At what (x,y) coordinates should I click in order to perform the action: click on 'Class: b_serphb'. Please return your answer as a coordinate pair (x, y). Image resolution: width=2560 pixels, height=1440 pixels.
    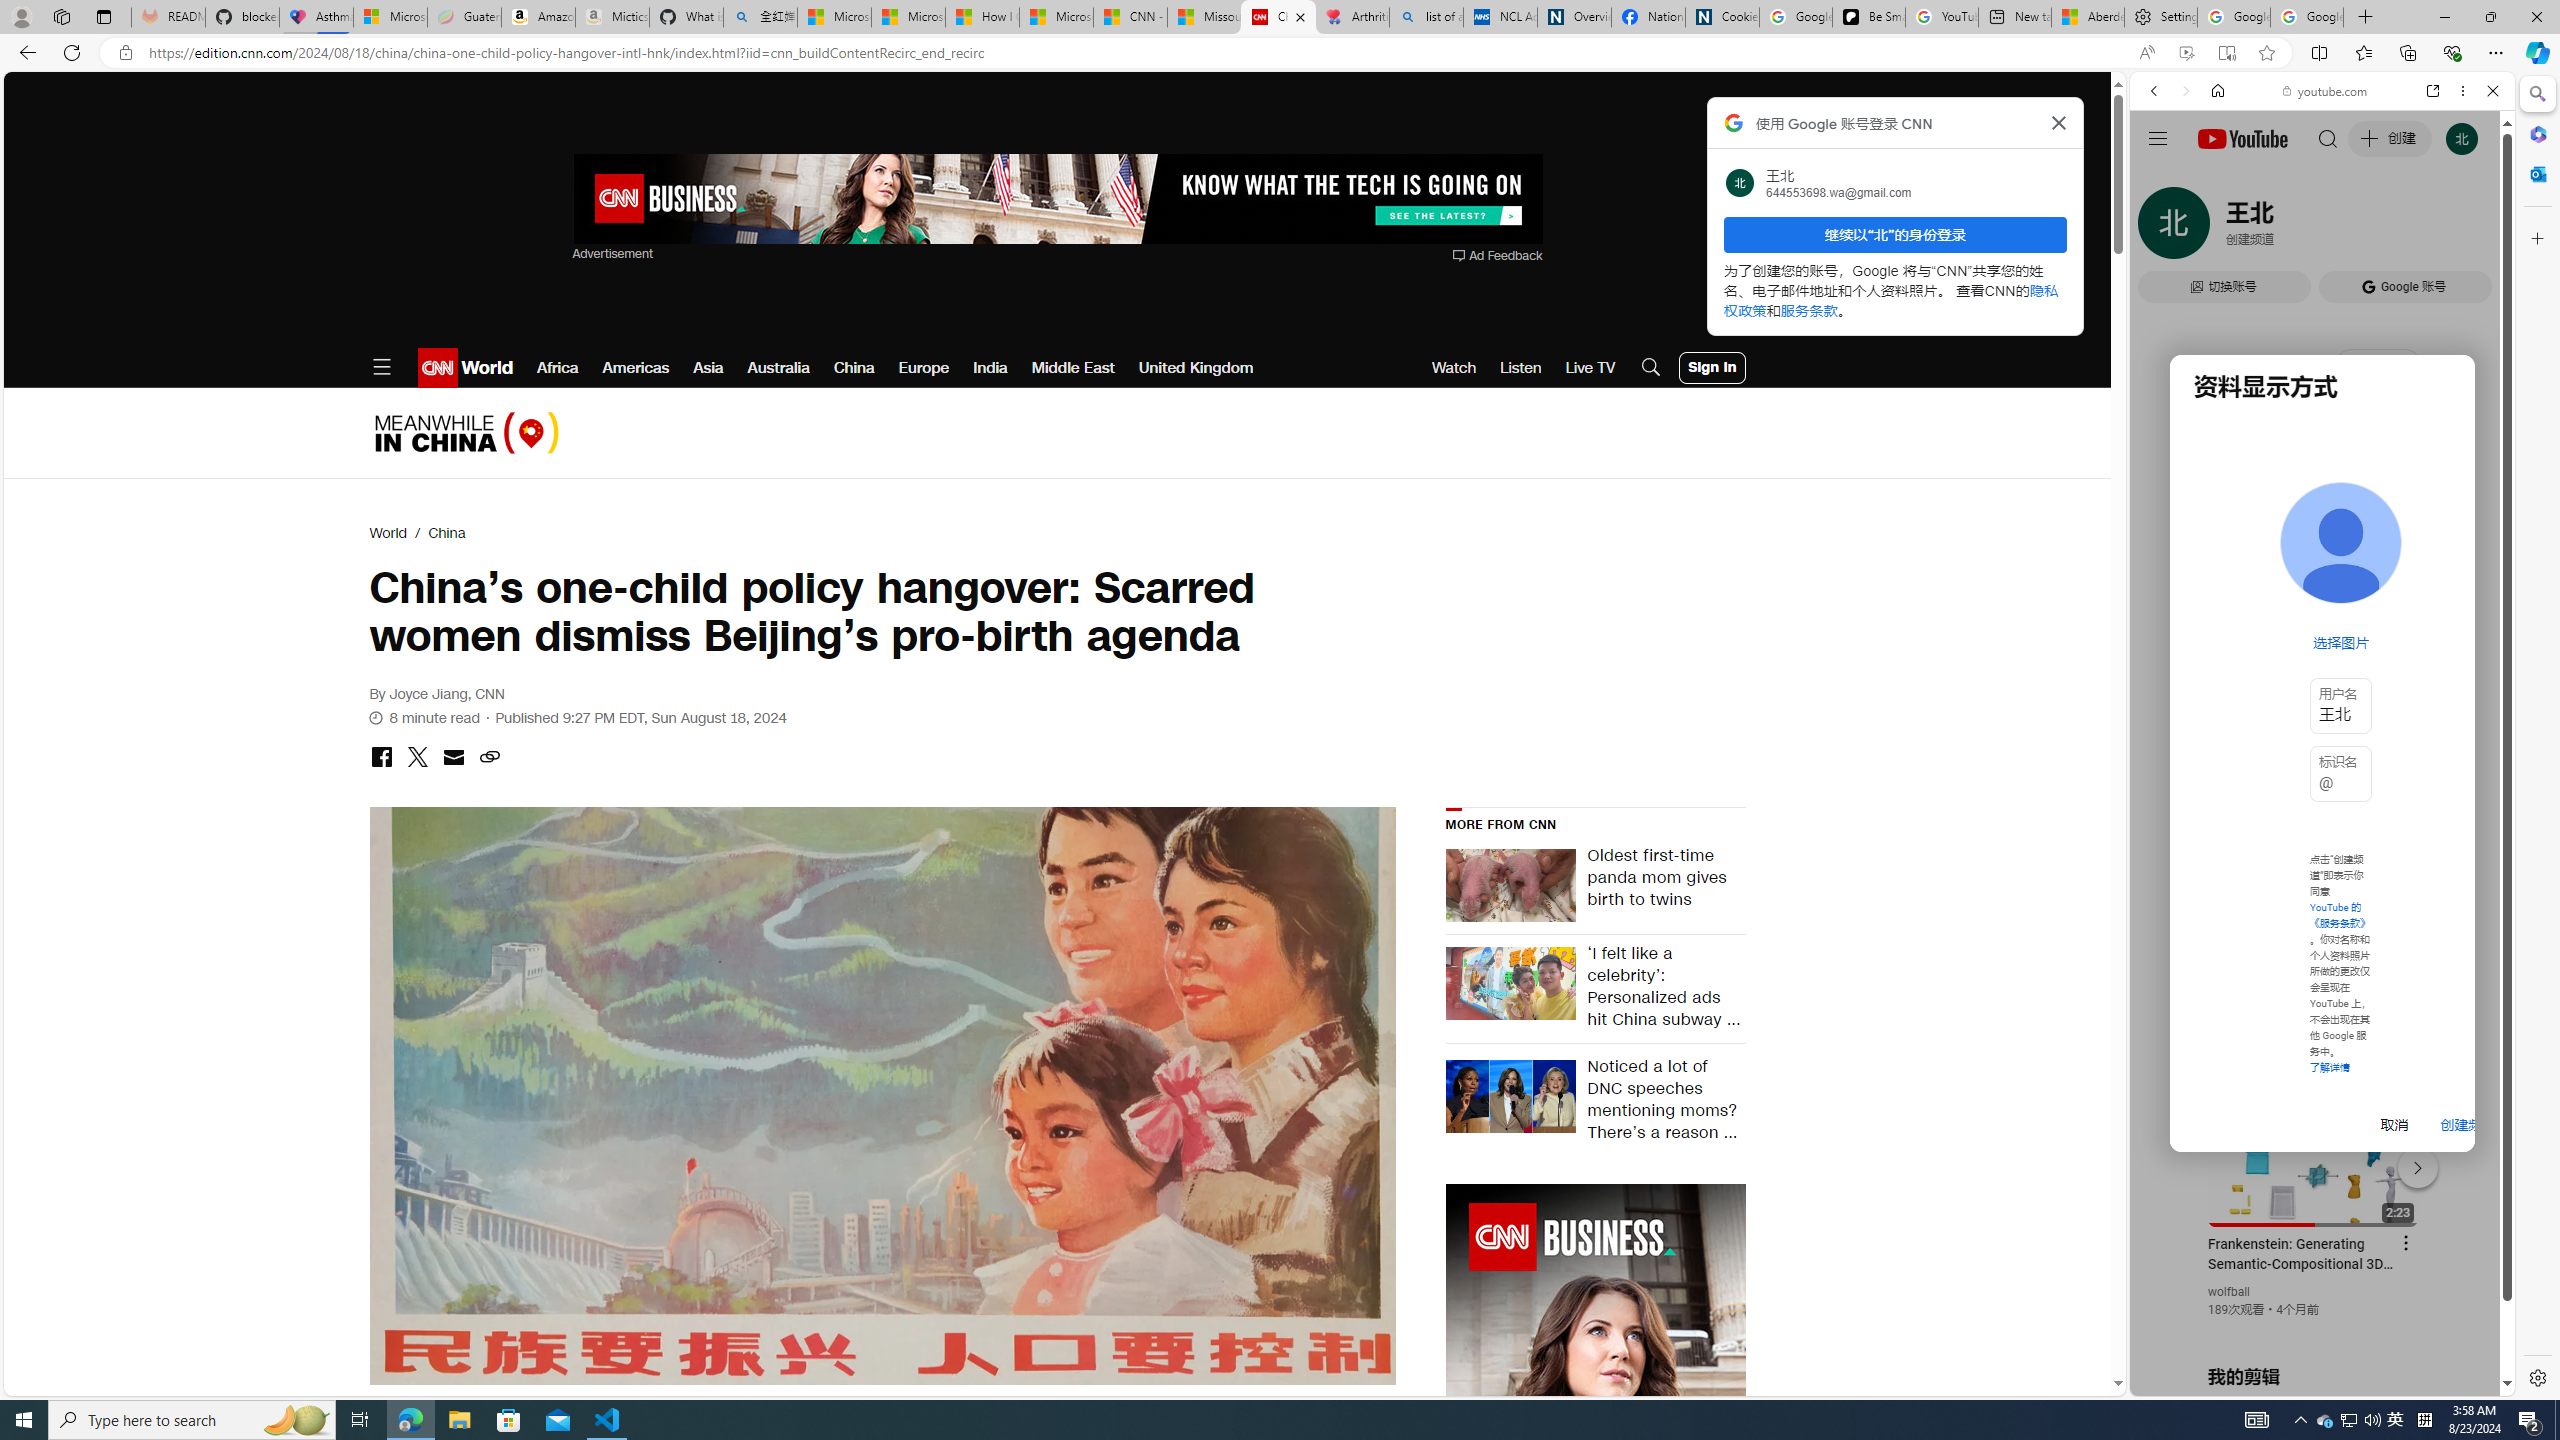
    Looking at the image, I should click on (2470, 229).